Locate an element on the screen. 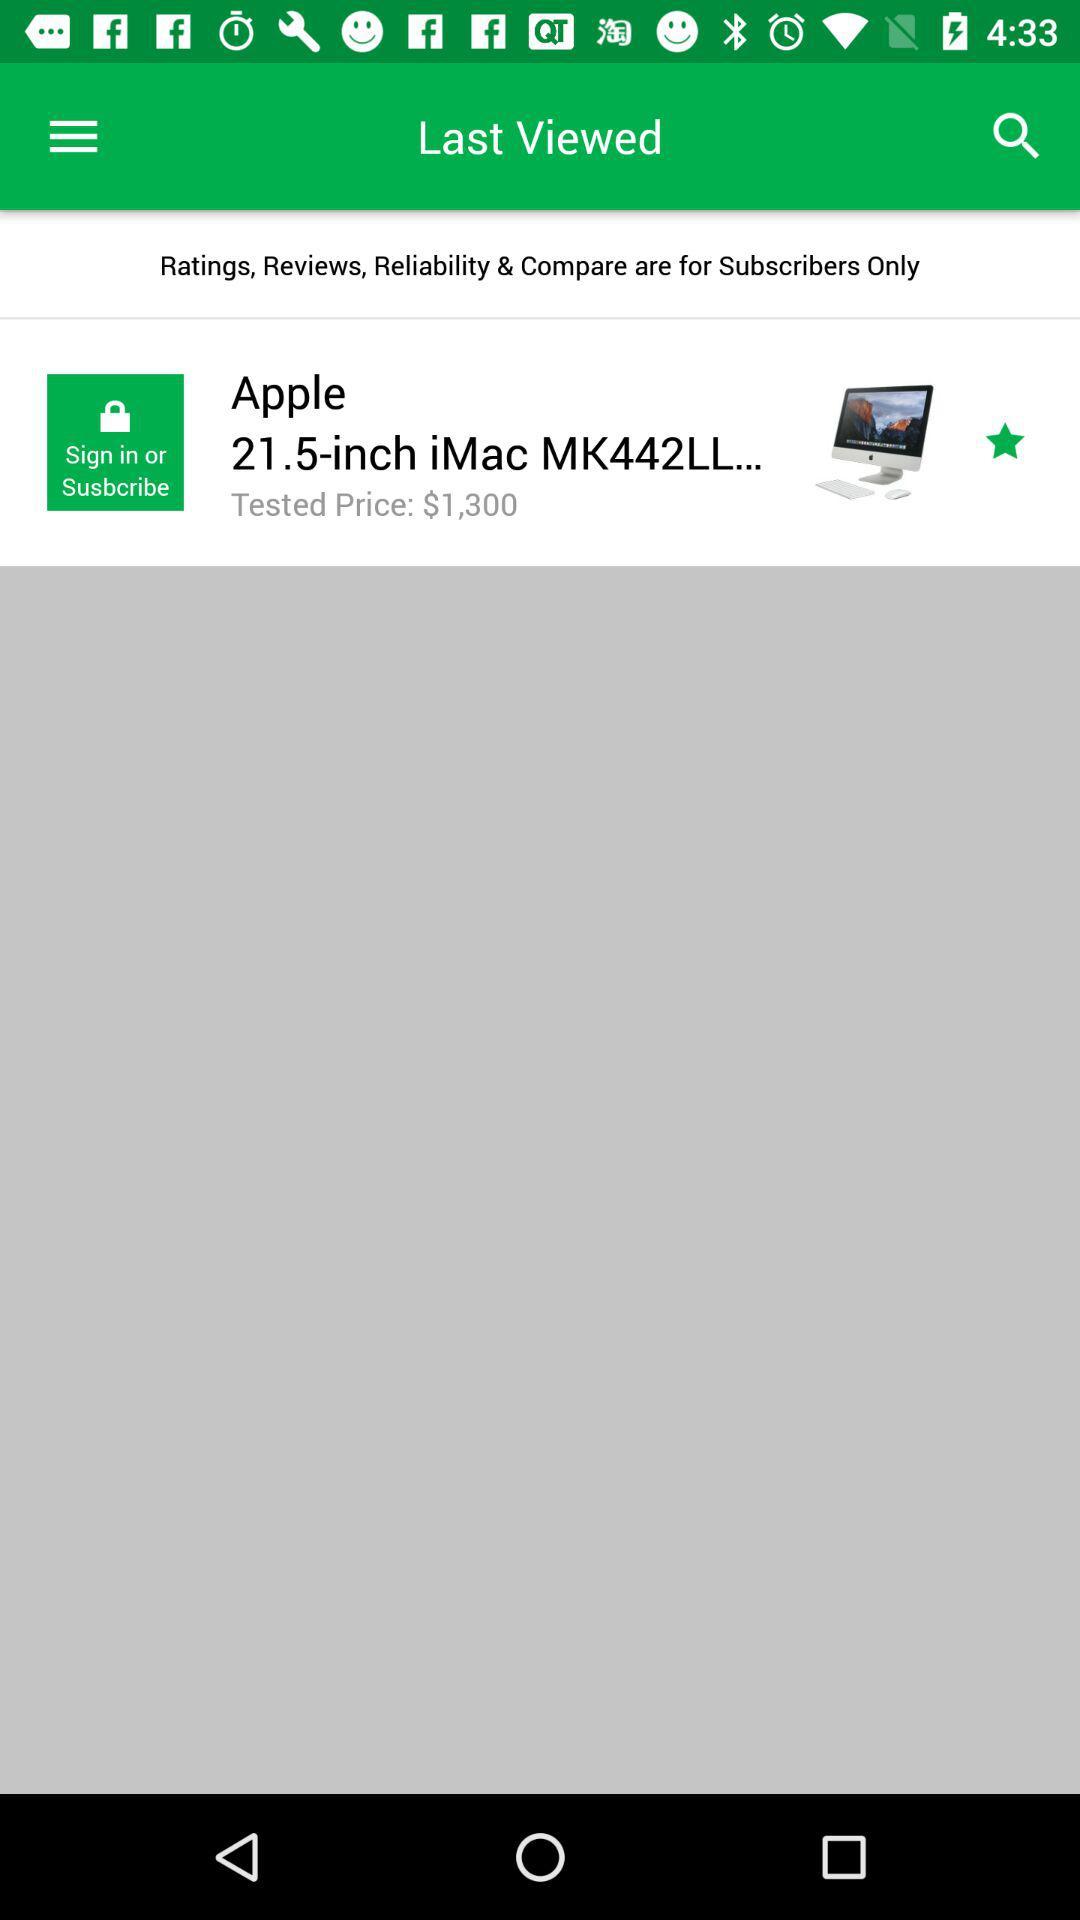  the icon next to last viewed item is located at coordinates (1017, 135).